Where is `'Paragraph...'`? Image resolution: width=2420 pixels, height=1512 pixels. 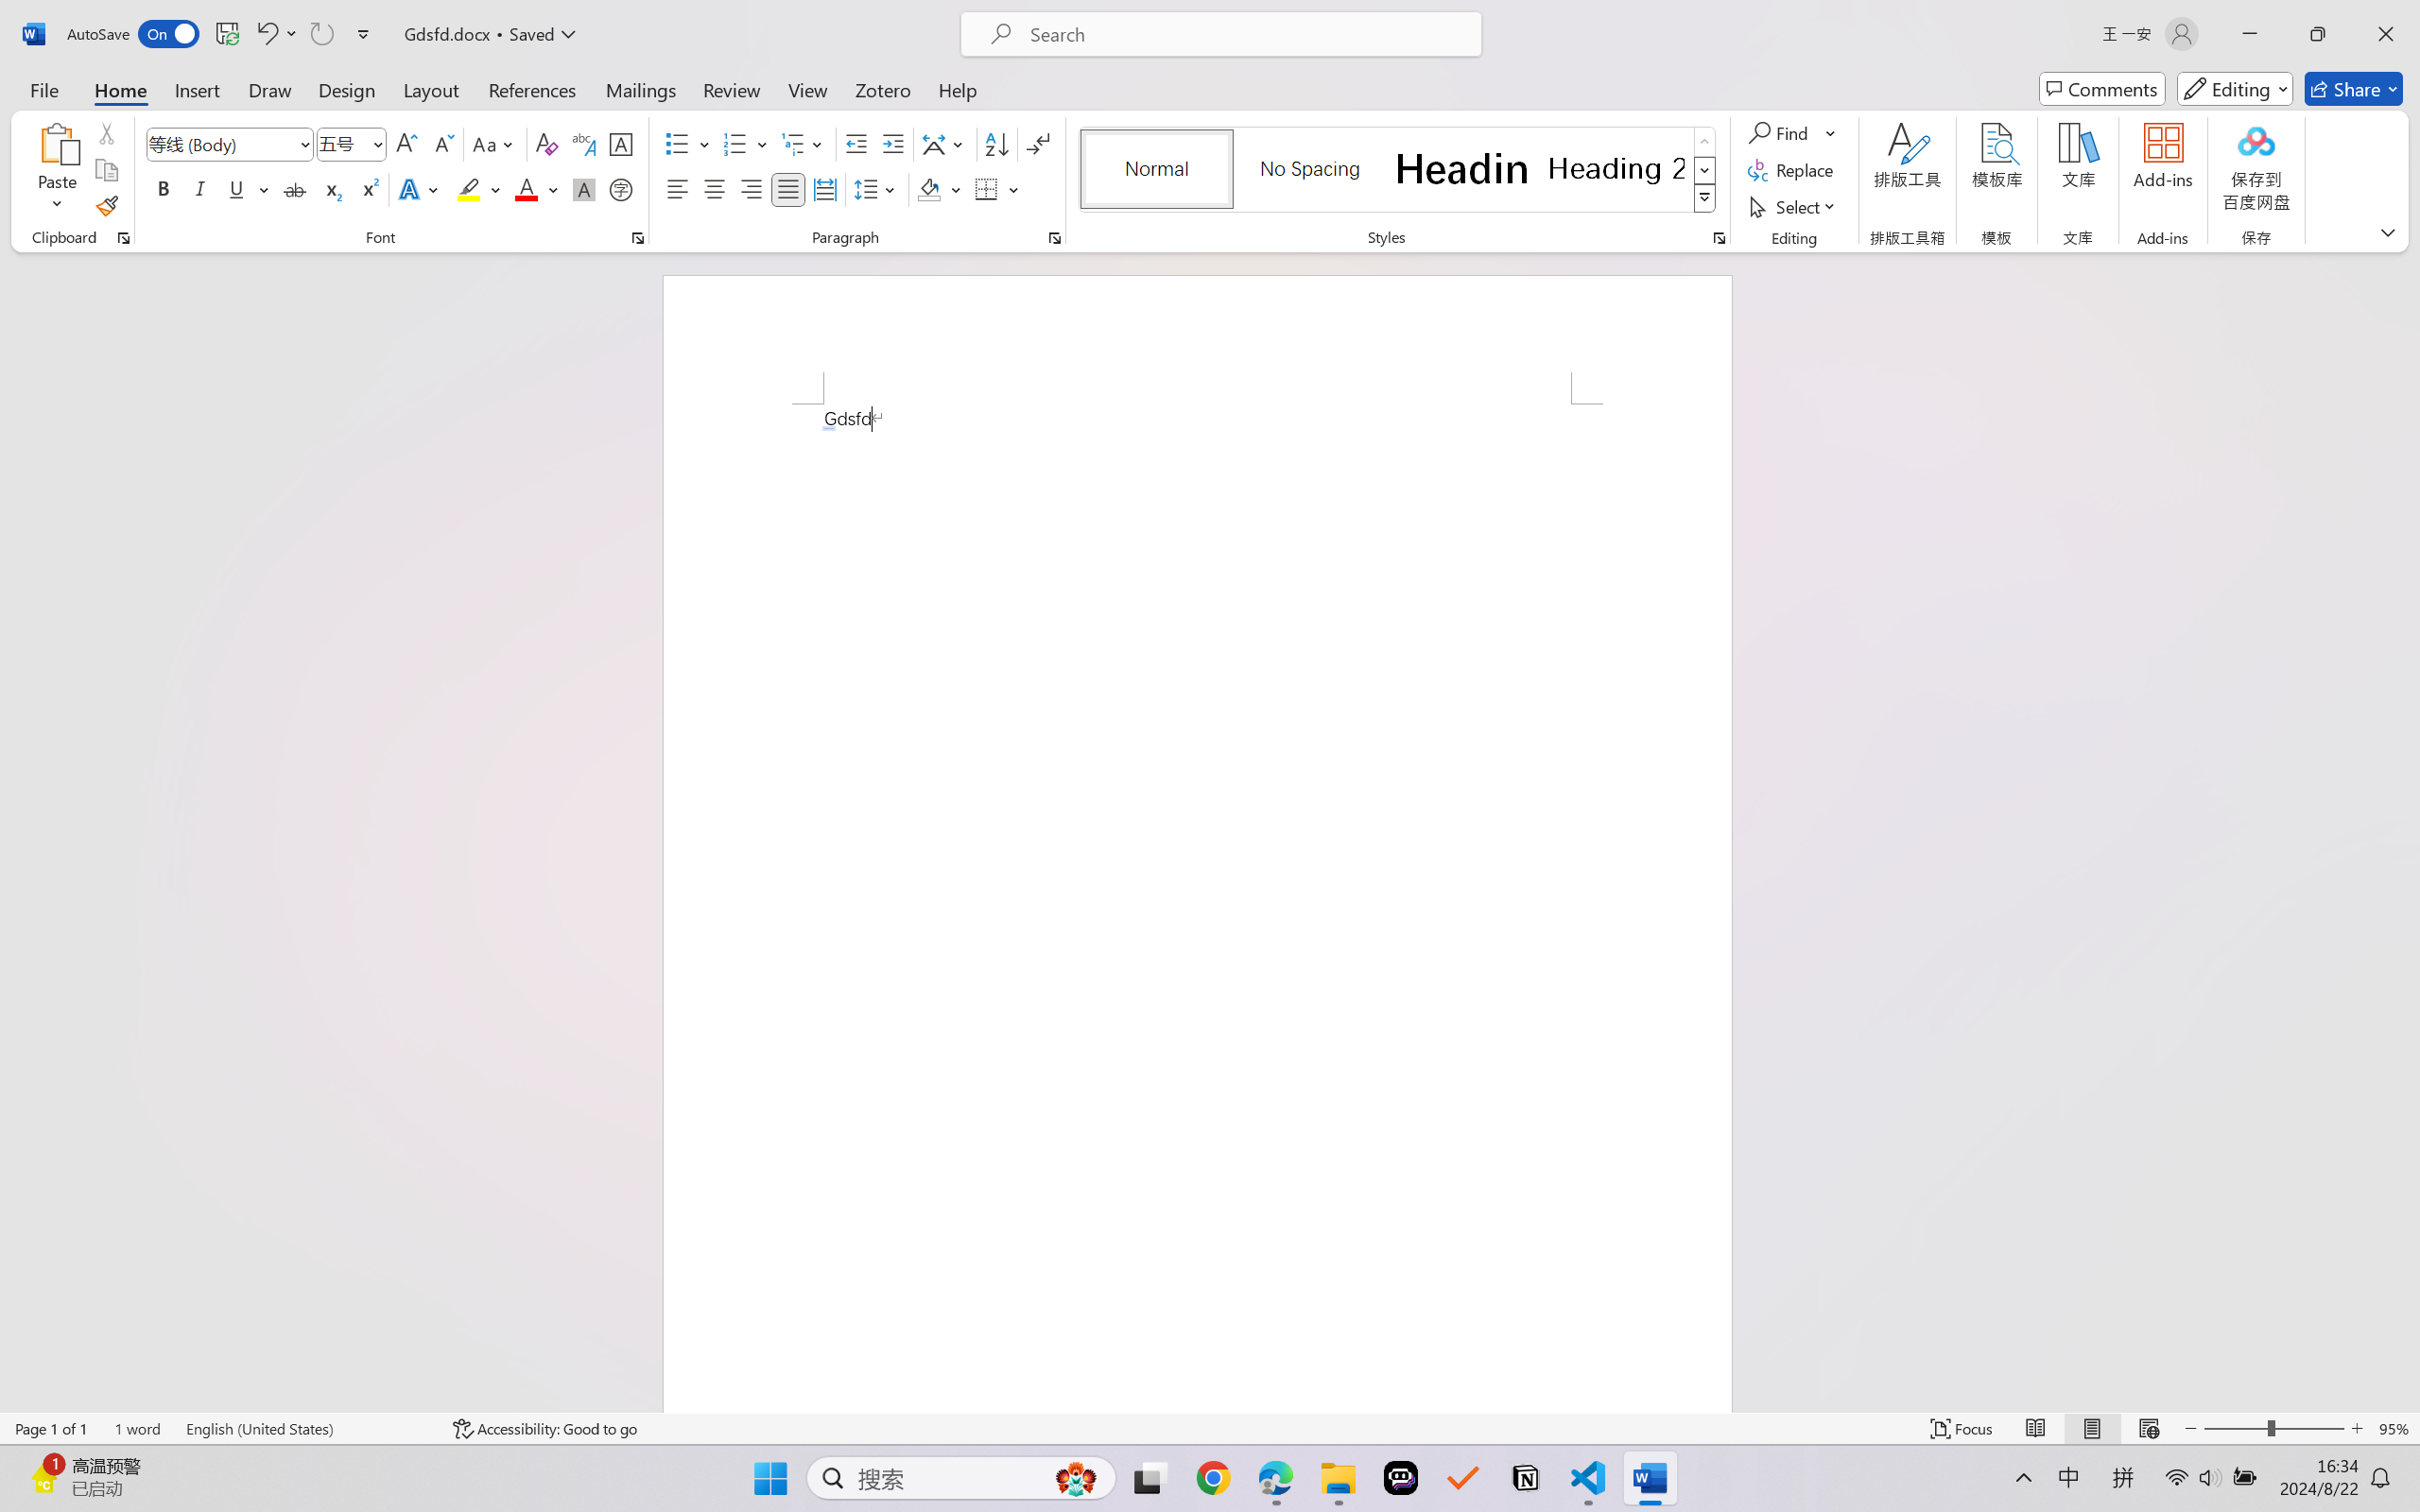
'Paragraph...' is located at coordinates (1054, 237).